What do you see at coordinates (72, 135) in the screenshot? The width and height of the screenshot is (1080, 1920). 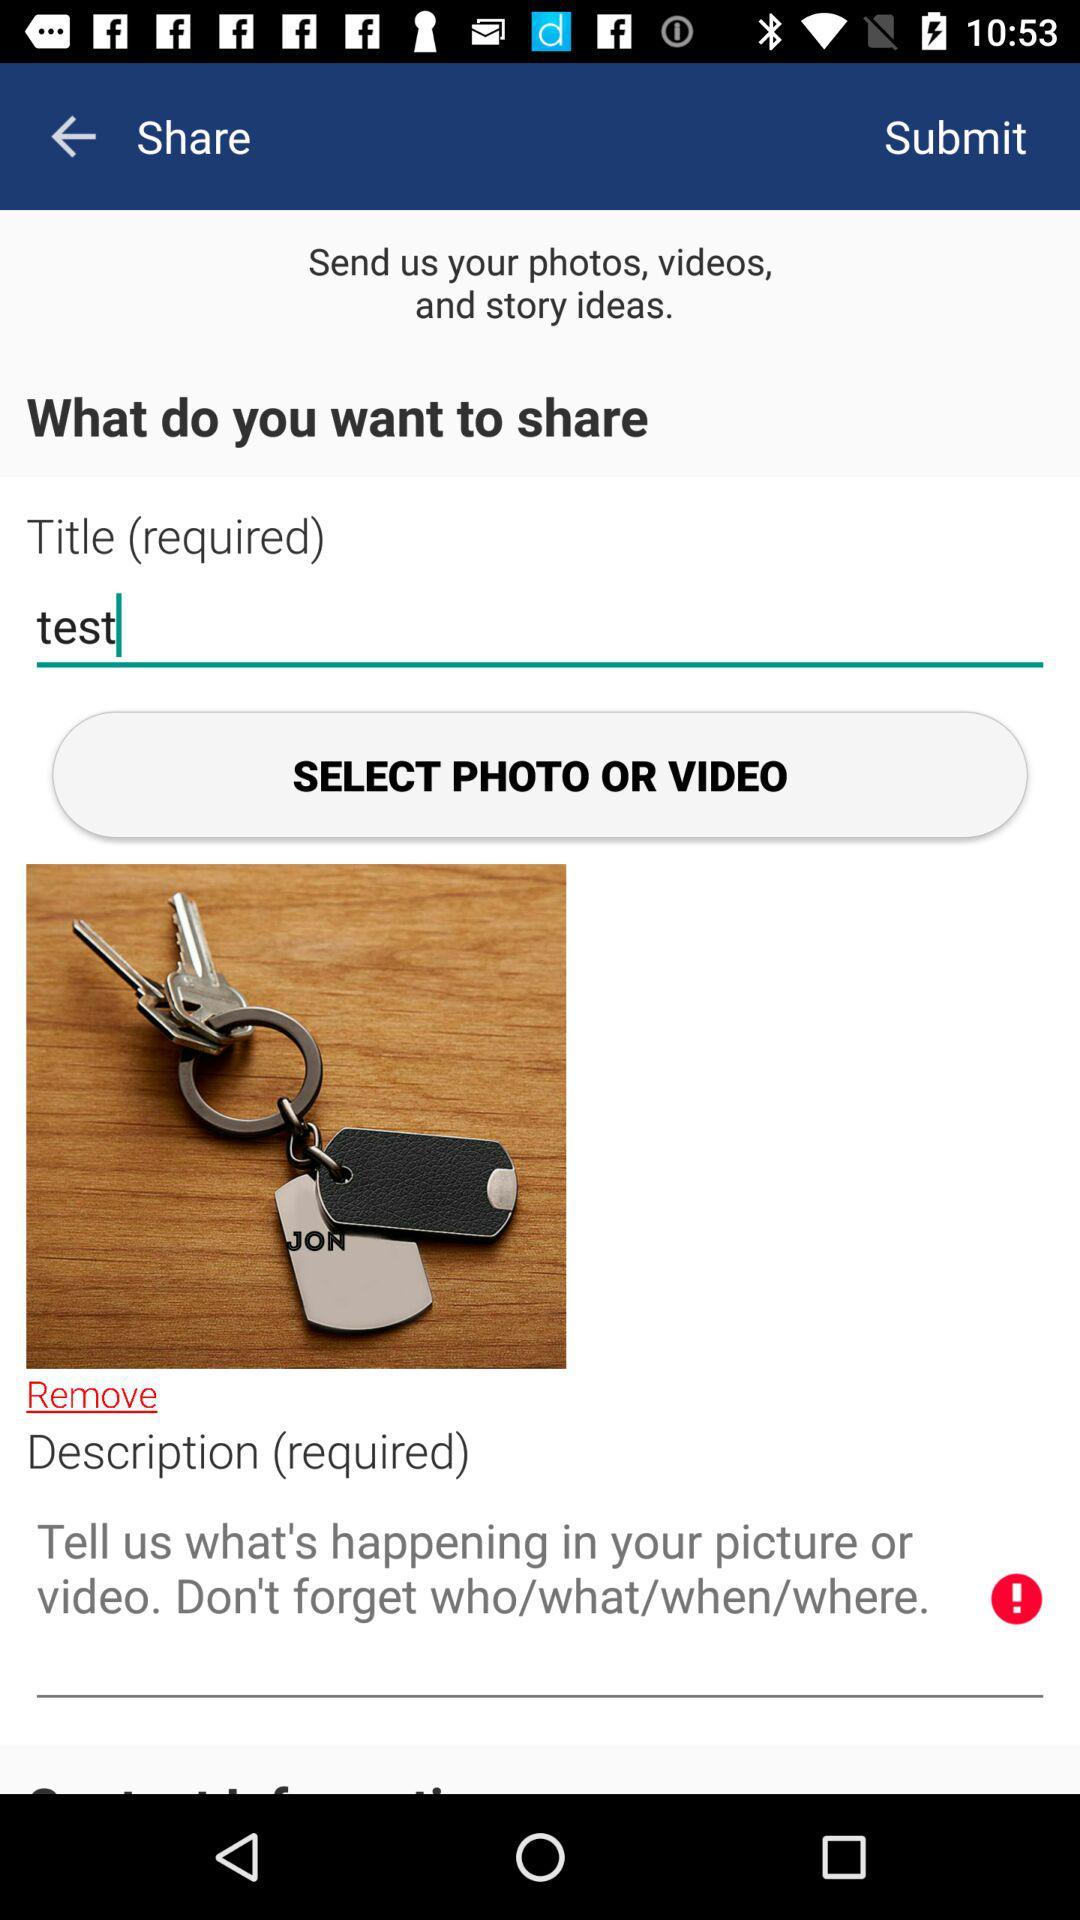 I see `the arrow_backward icon` at bounding box center [72, 135].